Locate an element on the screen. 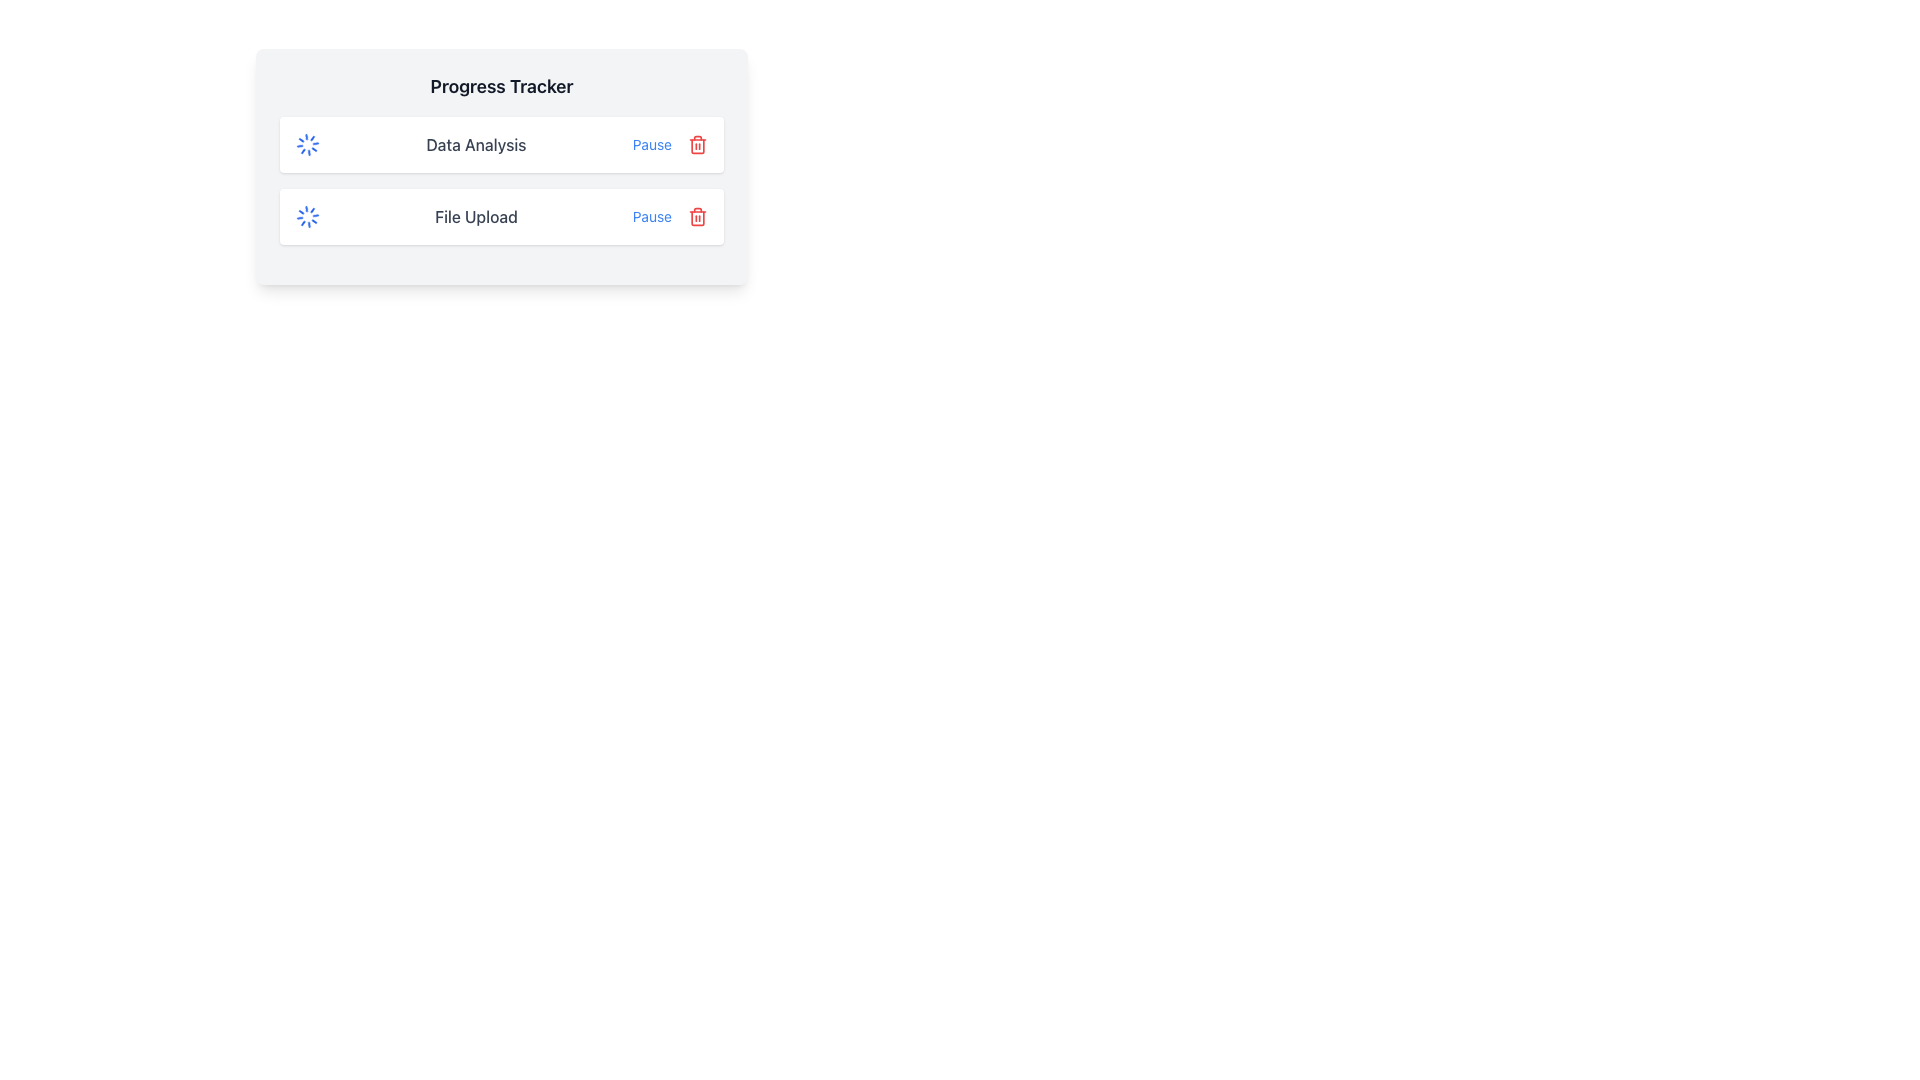 The image size is (1920, 1080). the red trash can icon located in the lower-right corner of the 'File Upload' section is located at coordinates (697, 216).